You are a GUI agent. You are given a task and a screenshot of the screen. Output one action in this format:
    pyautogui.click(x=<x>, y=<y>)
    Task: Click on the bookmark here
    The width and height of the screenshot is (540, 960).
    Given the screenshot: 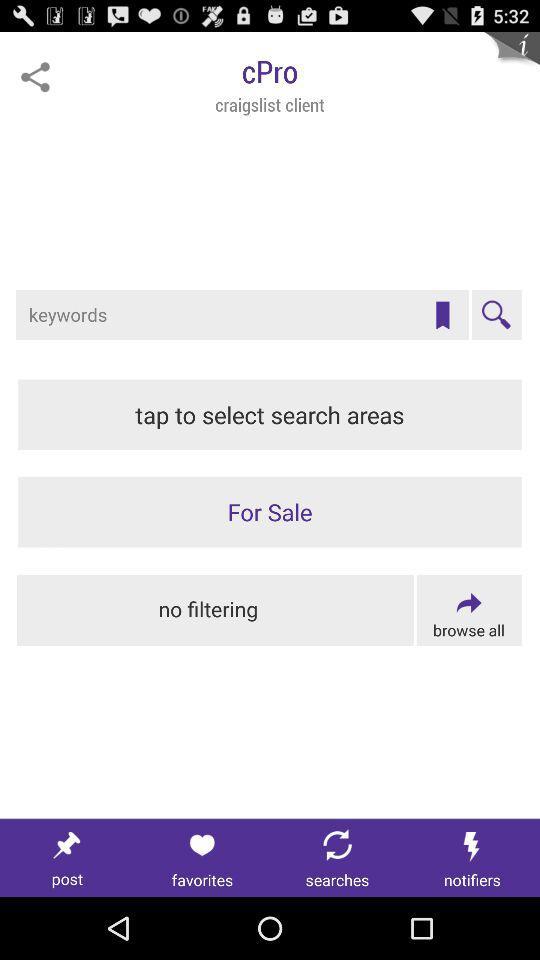 What is the action you would take?
    pyautogui.click(x=442, y=315)
    